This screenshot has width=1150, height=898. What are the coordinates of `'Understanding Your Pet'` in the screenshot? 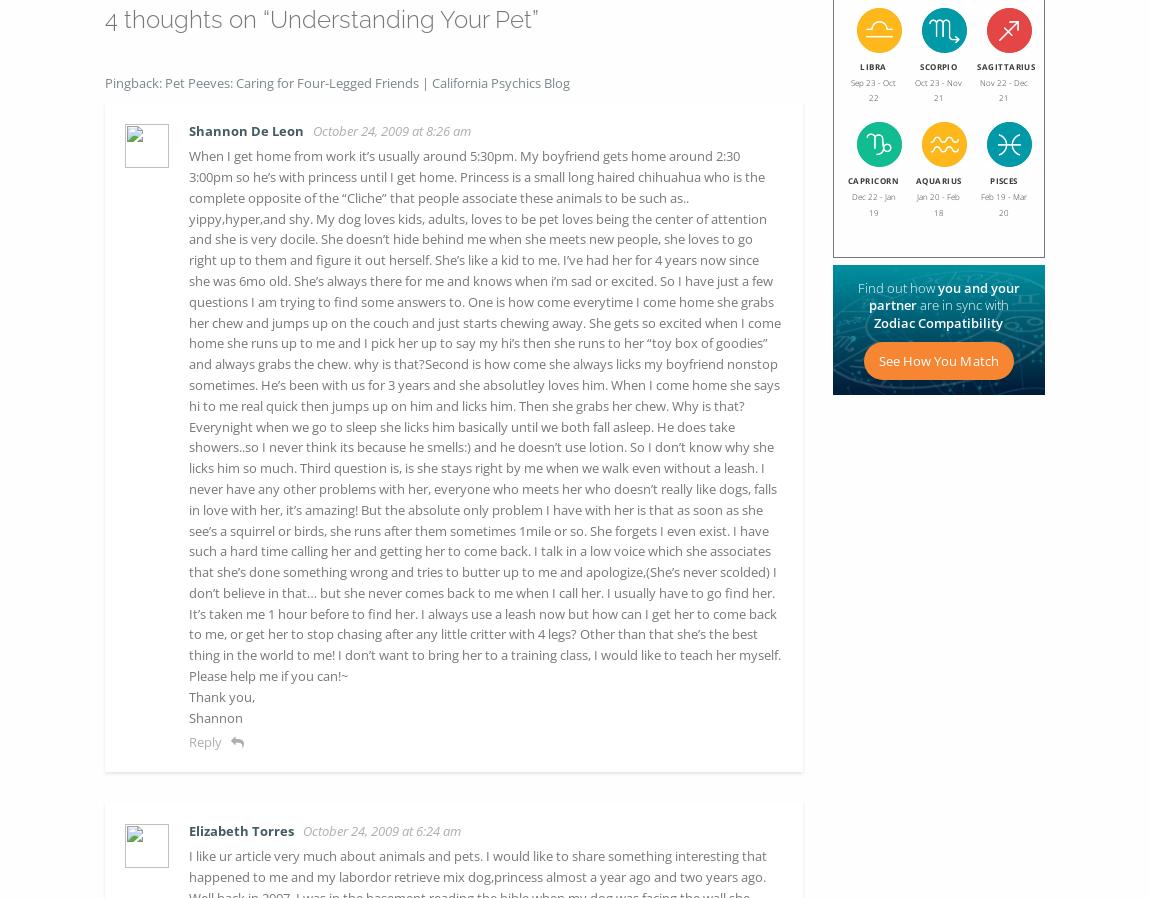 It's located at (401, 18).